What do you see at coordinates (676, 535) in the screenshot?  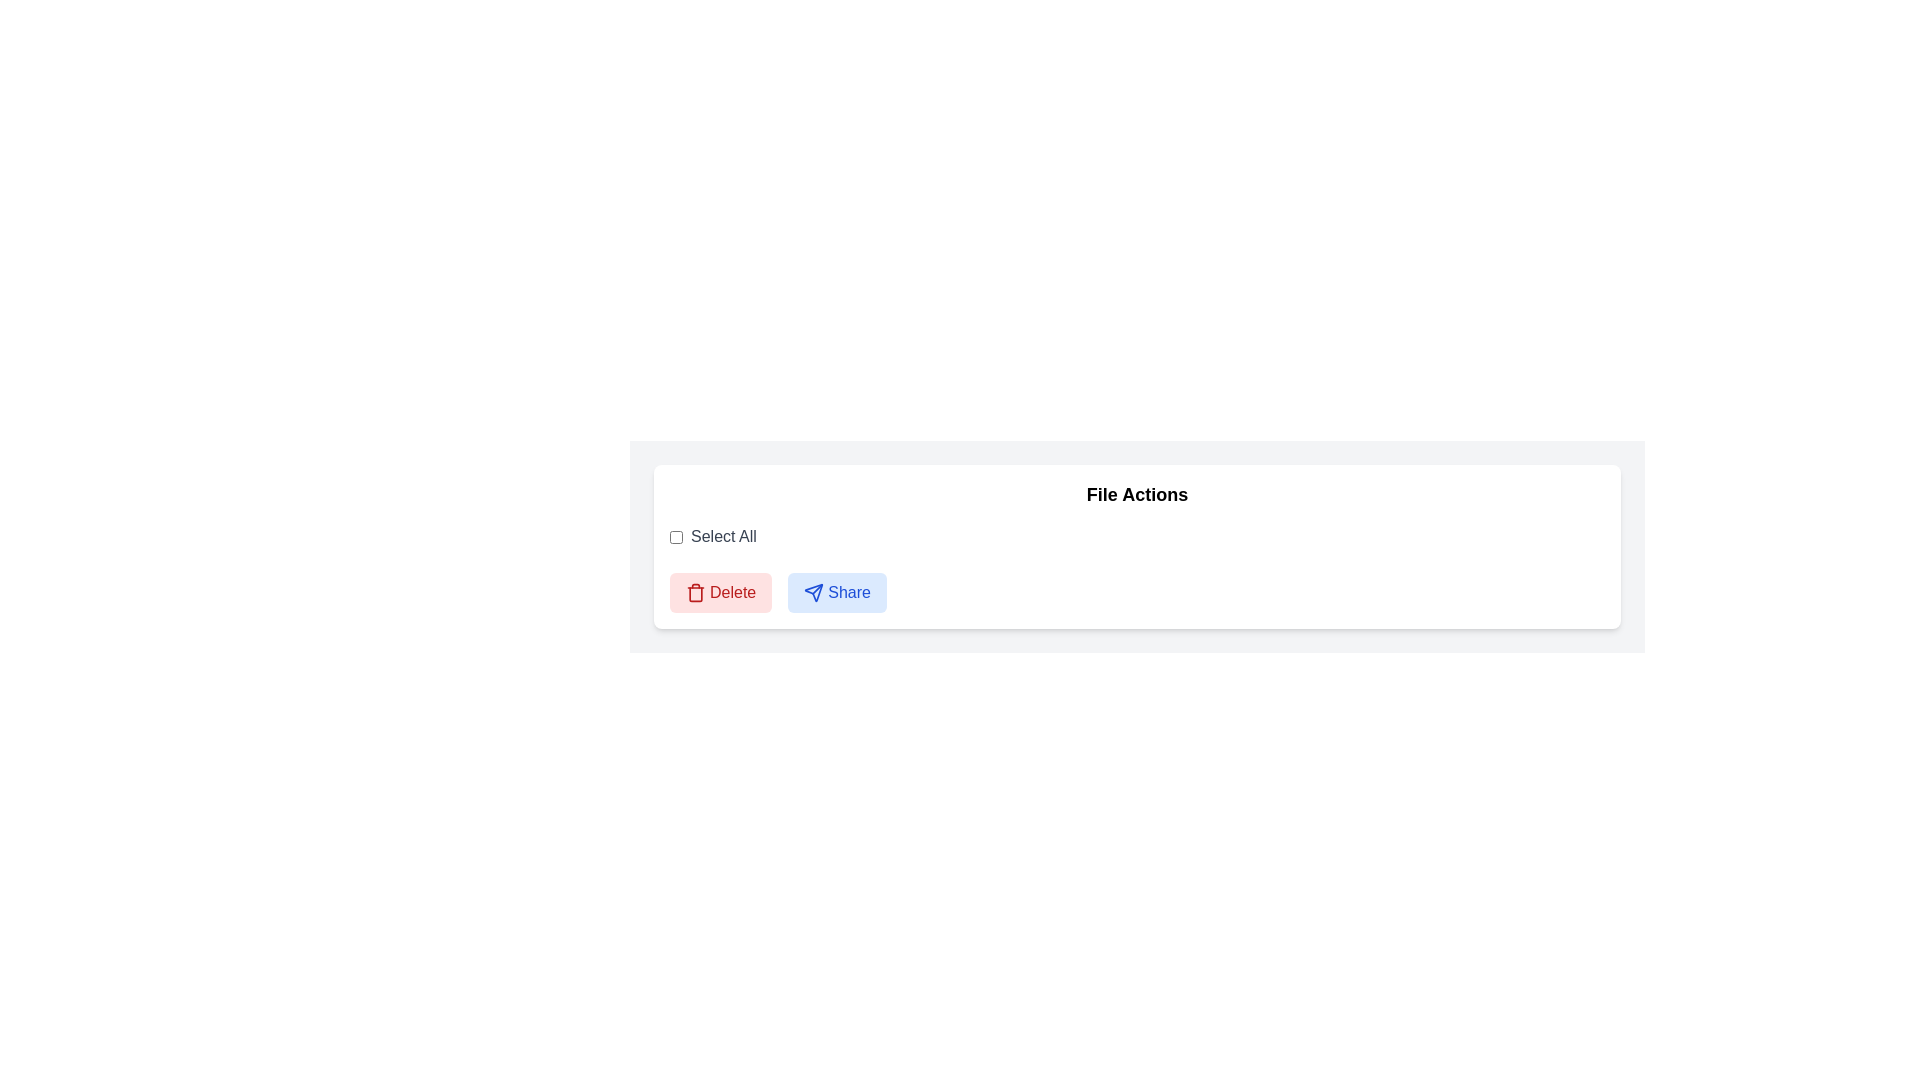 I see `the 'Select All' checkbox` at bounding box center [676, 535].